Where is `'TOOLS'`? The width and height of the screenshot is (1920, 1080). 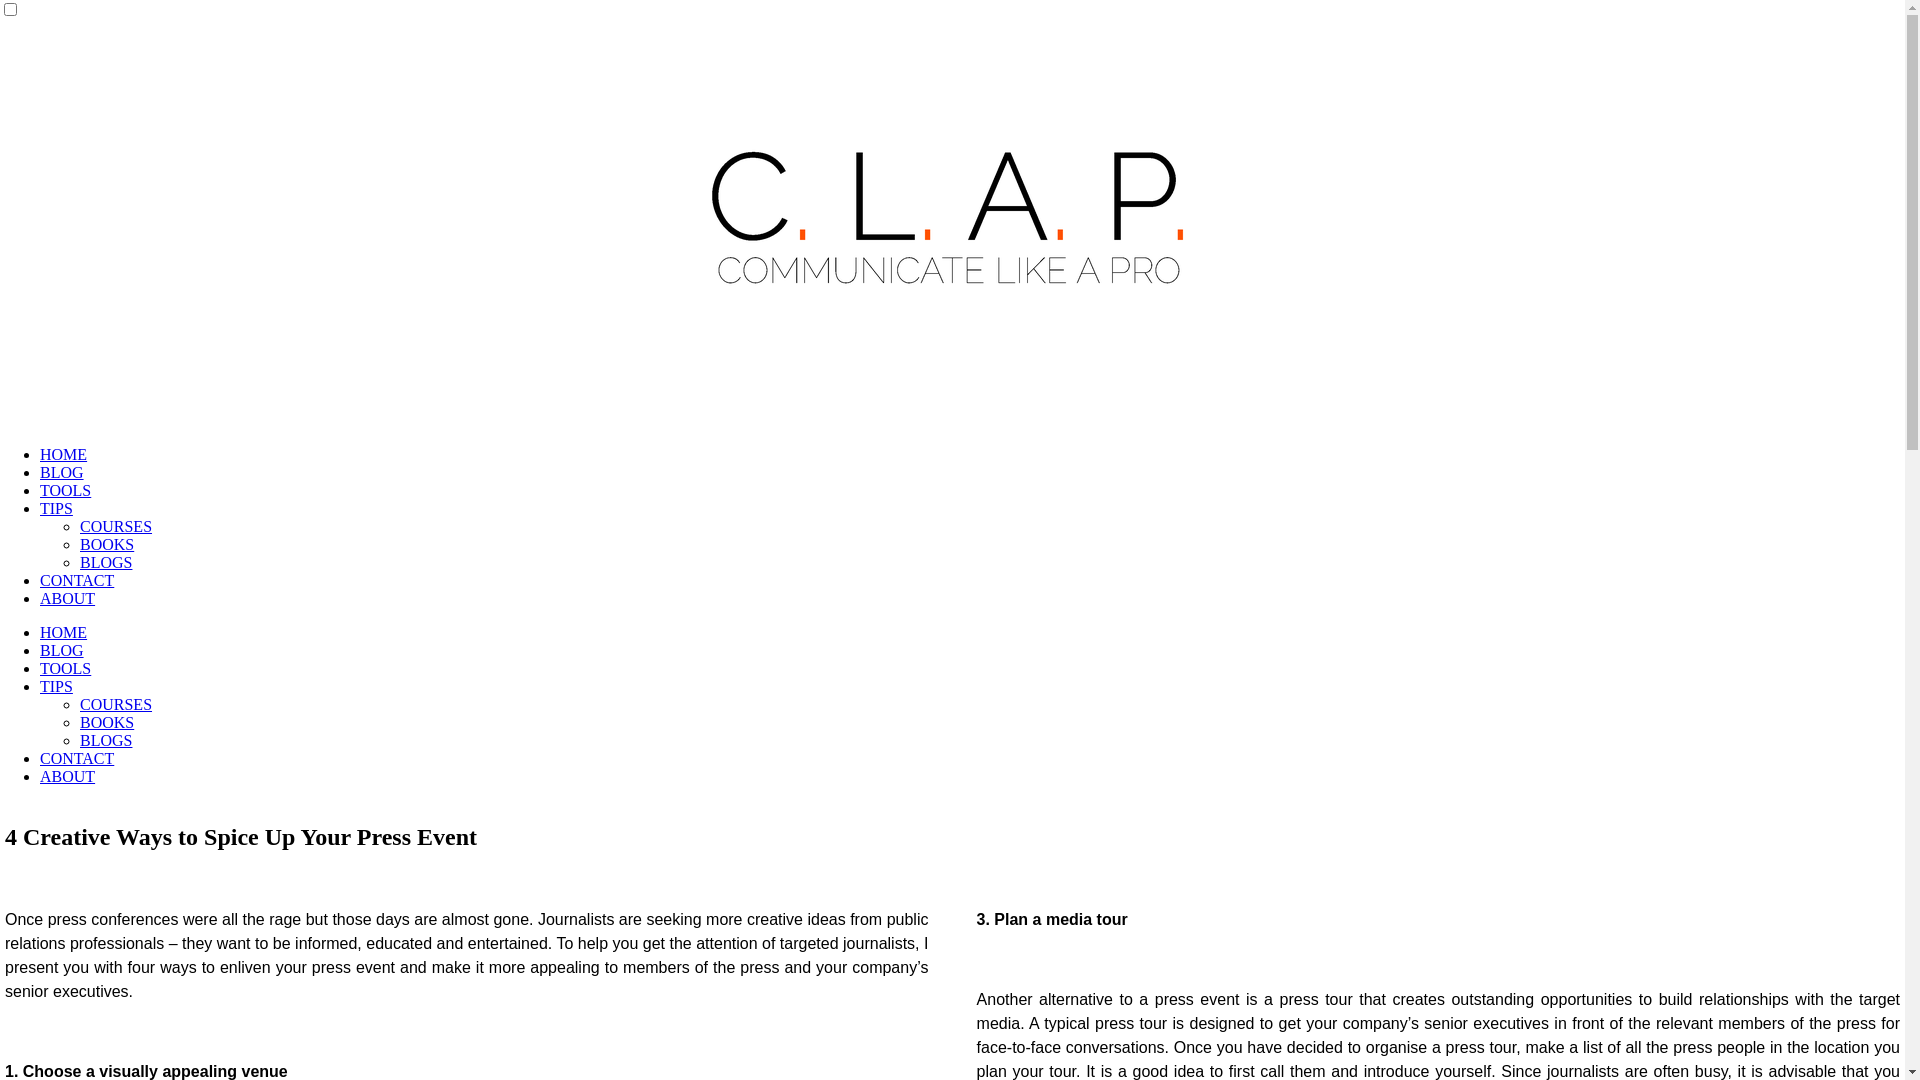 'TOOLS' is located at coordinates (65, 668).